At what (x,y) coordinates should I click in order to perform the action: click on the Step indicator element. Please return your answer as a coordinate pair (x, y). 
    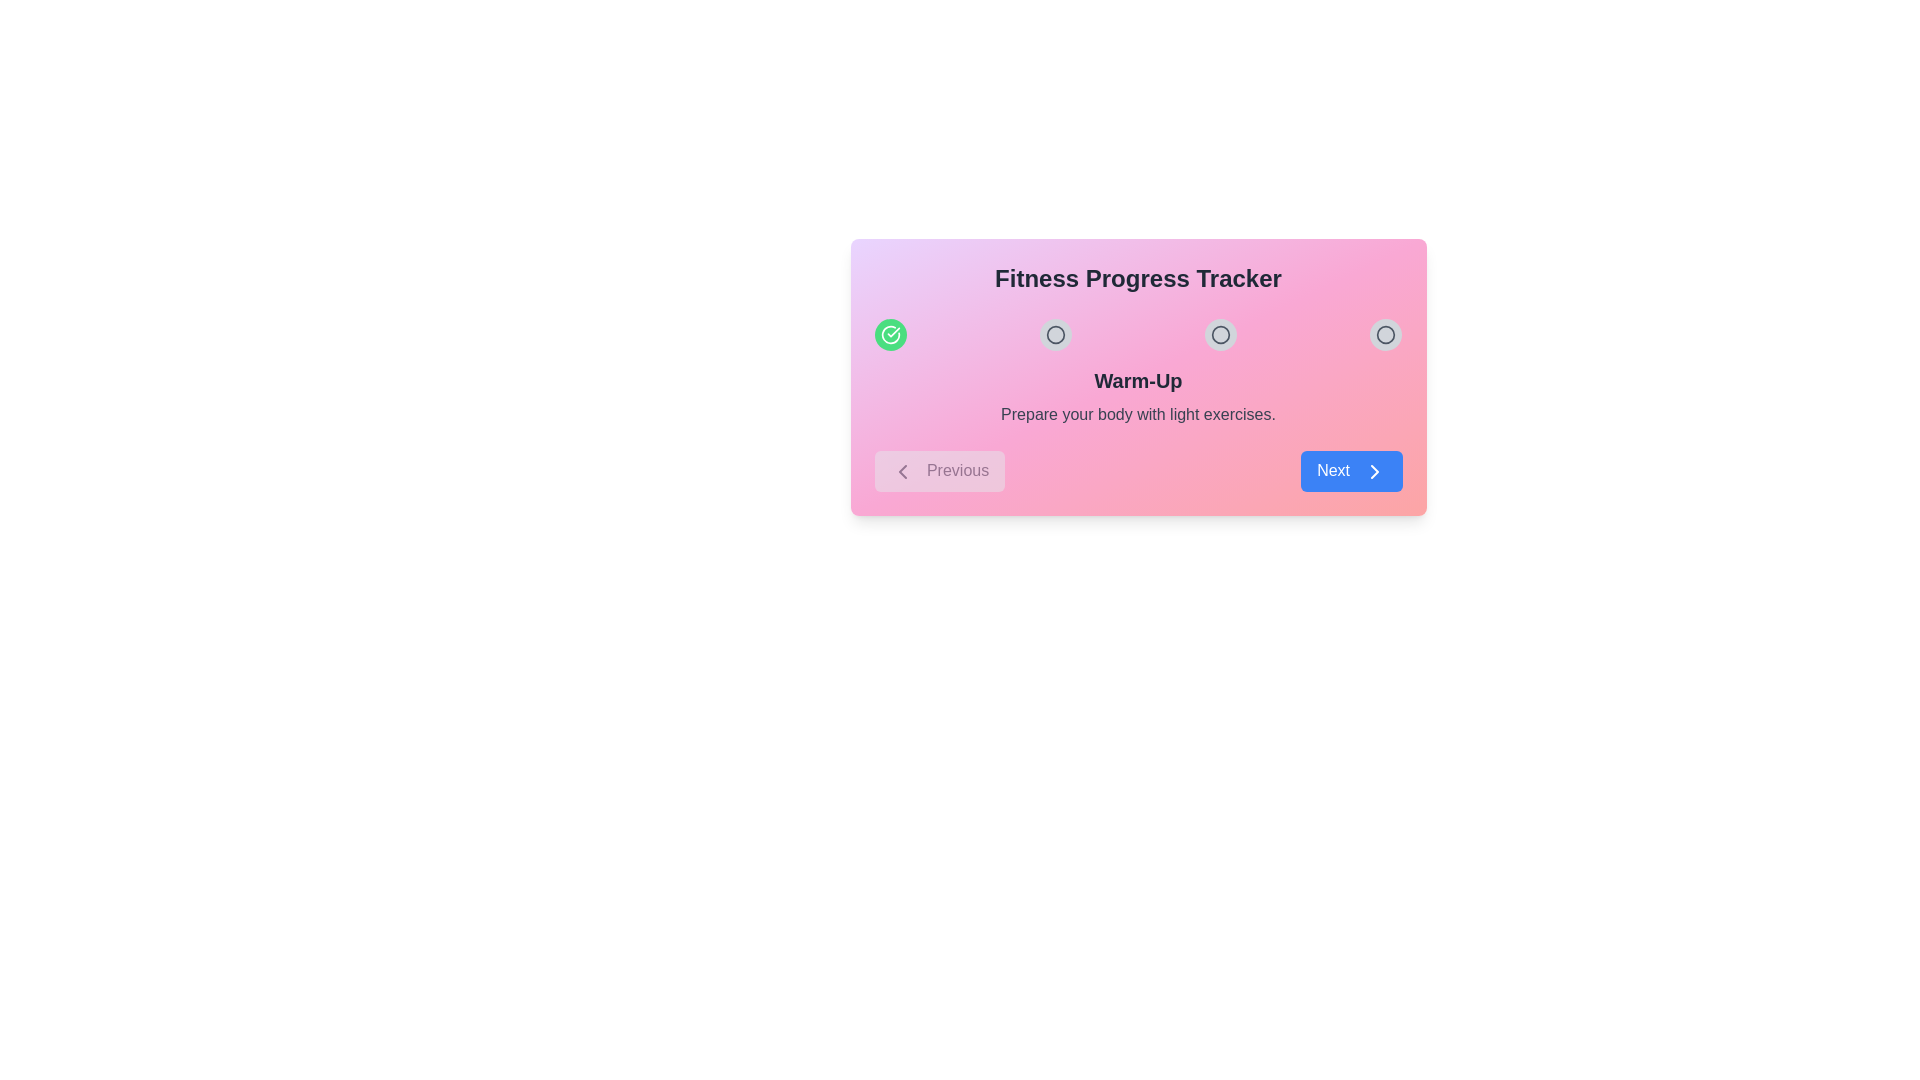
    Looking at the image, I should click on (1385, 334).